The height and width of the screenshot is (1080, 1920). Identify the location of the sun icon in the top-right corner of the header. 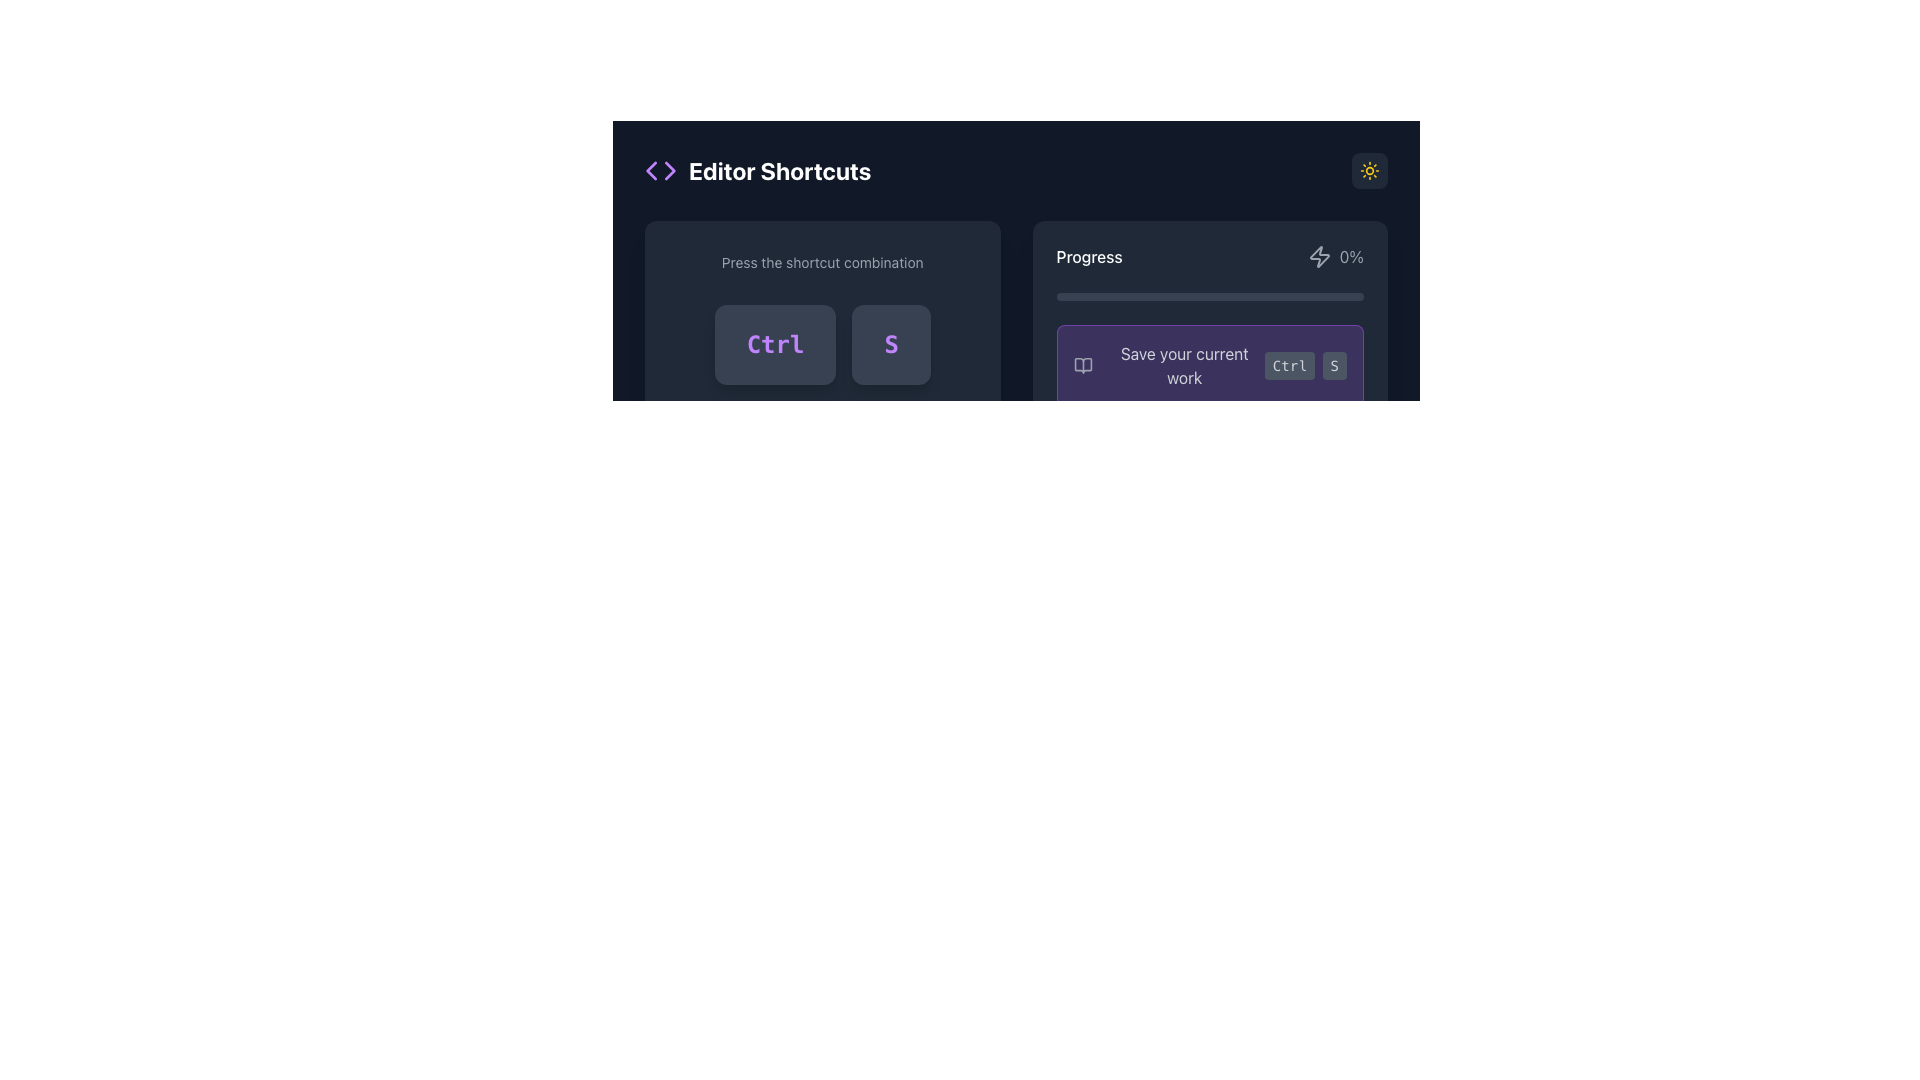
(1368, 169).